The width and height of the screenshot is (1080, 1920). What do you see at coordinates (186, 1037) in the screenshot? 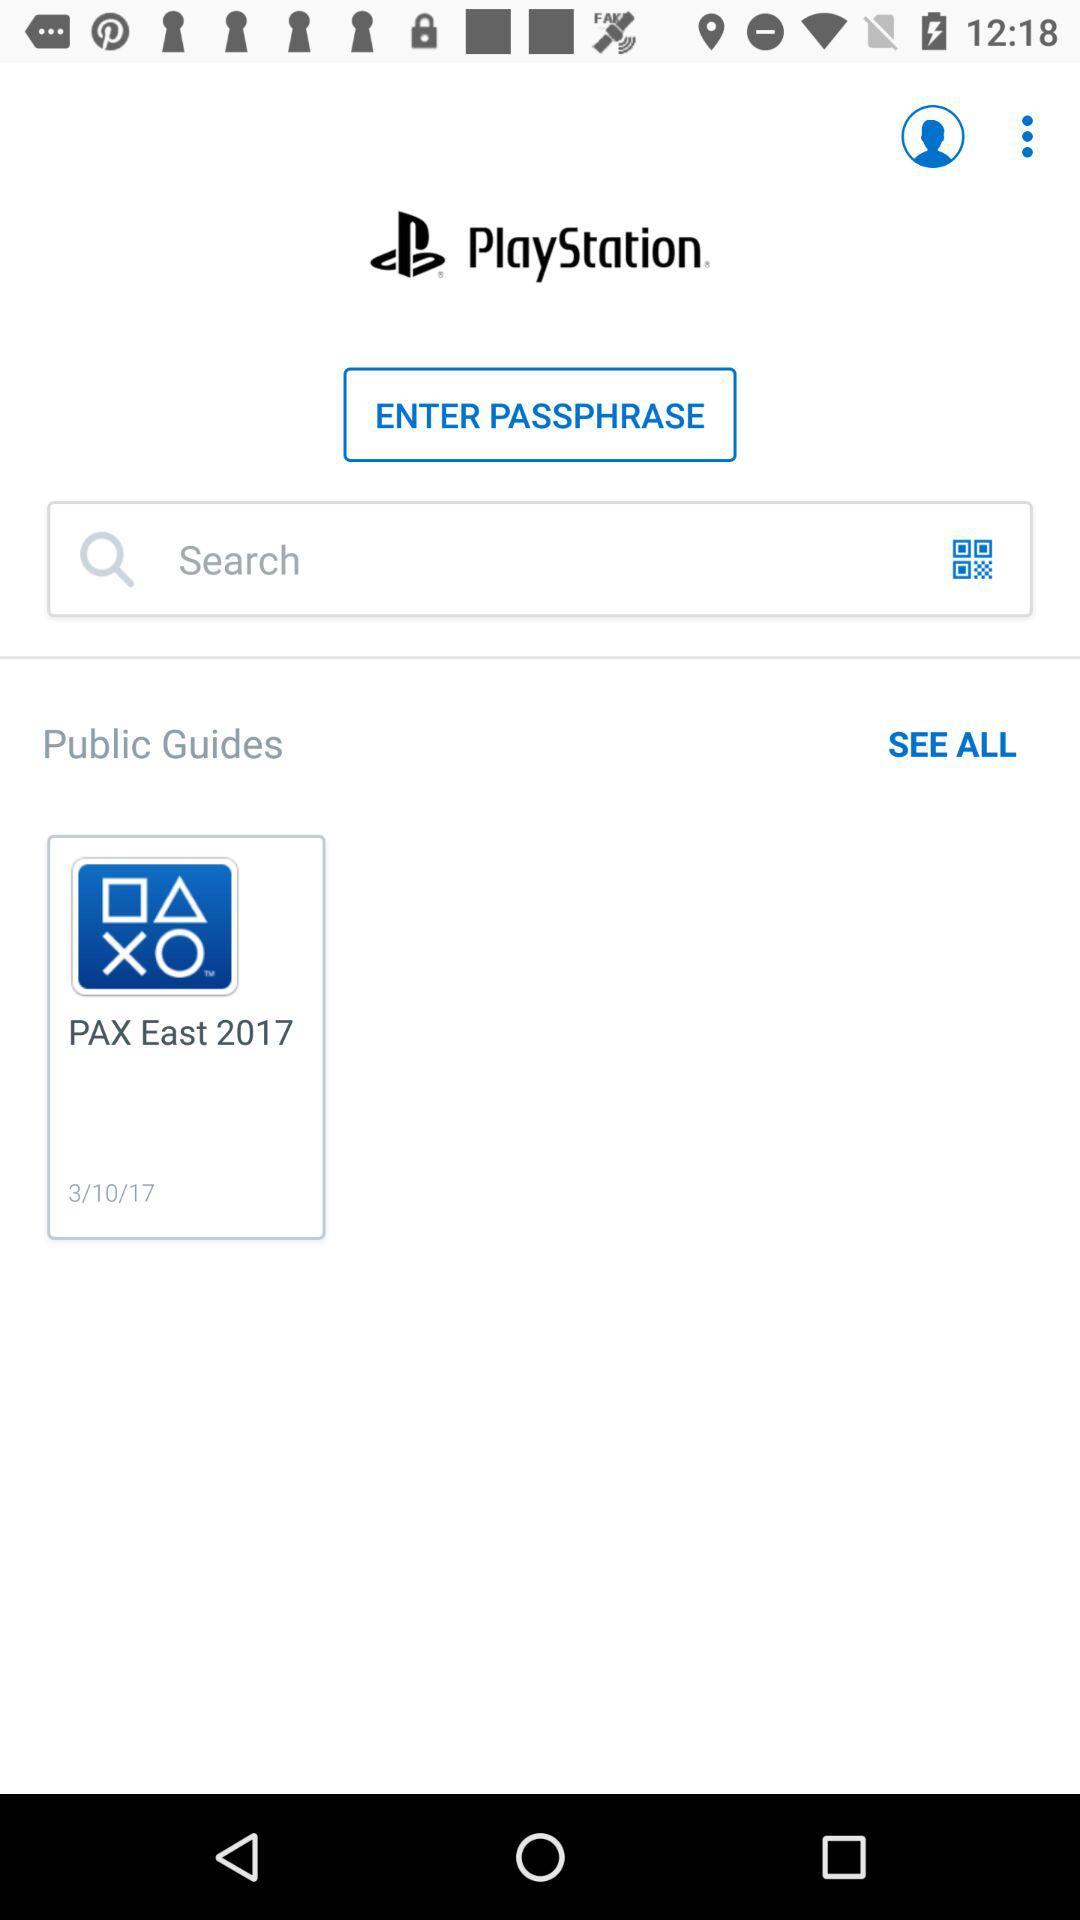
I see `the game launcher icon with text pax east 2017` at bounding box center [186, 1037].